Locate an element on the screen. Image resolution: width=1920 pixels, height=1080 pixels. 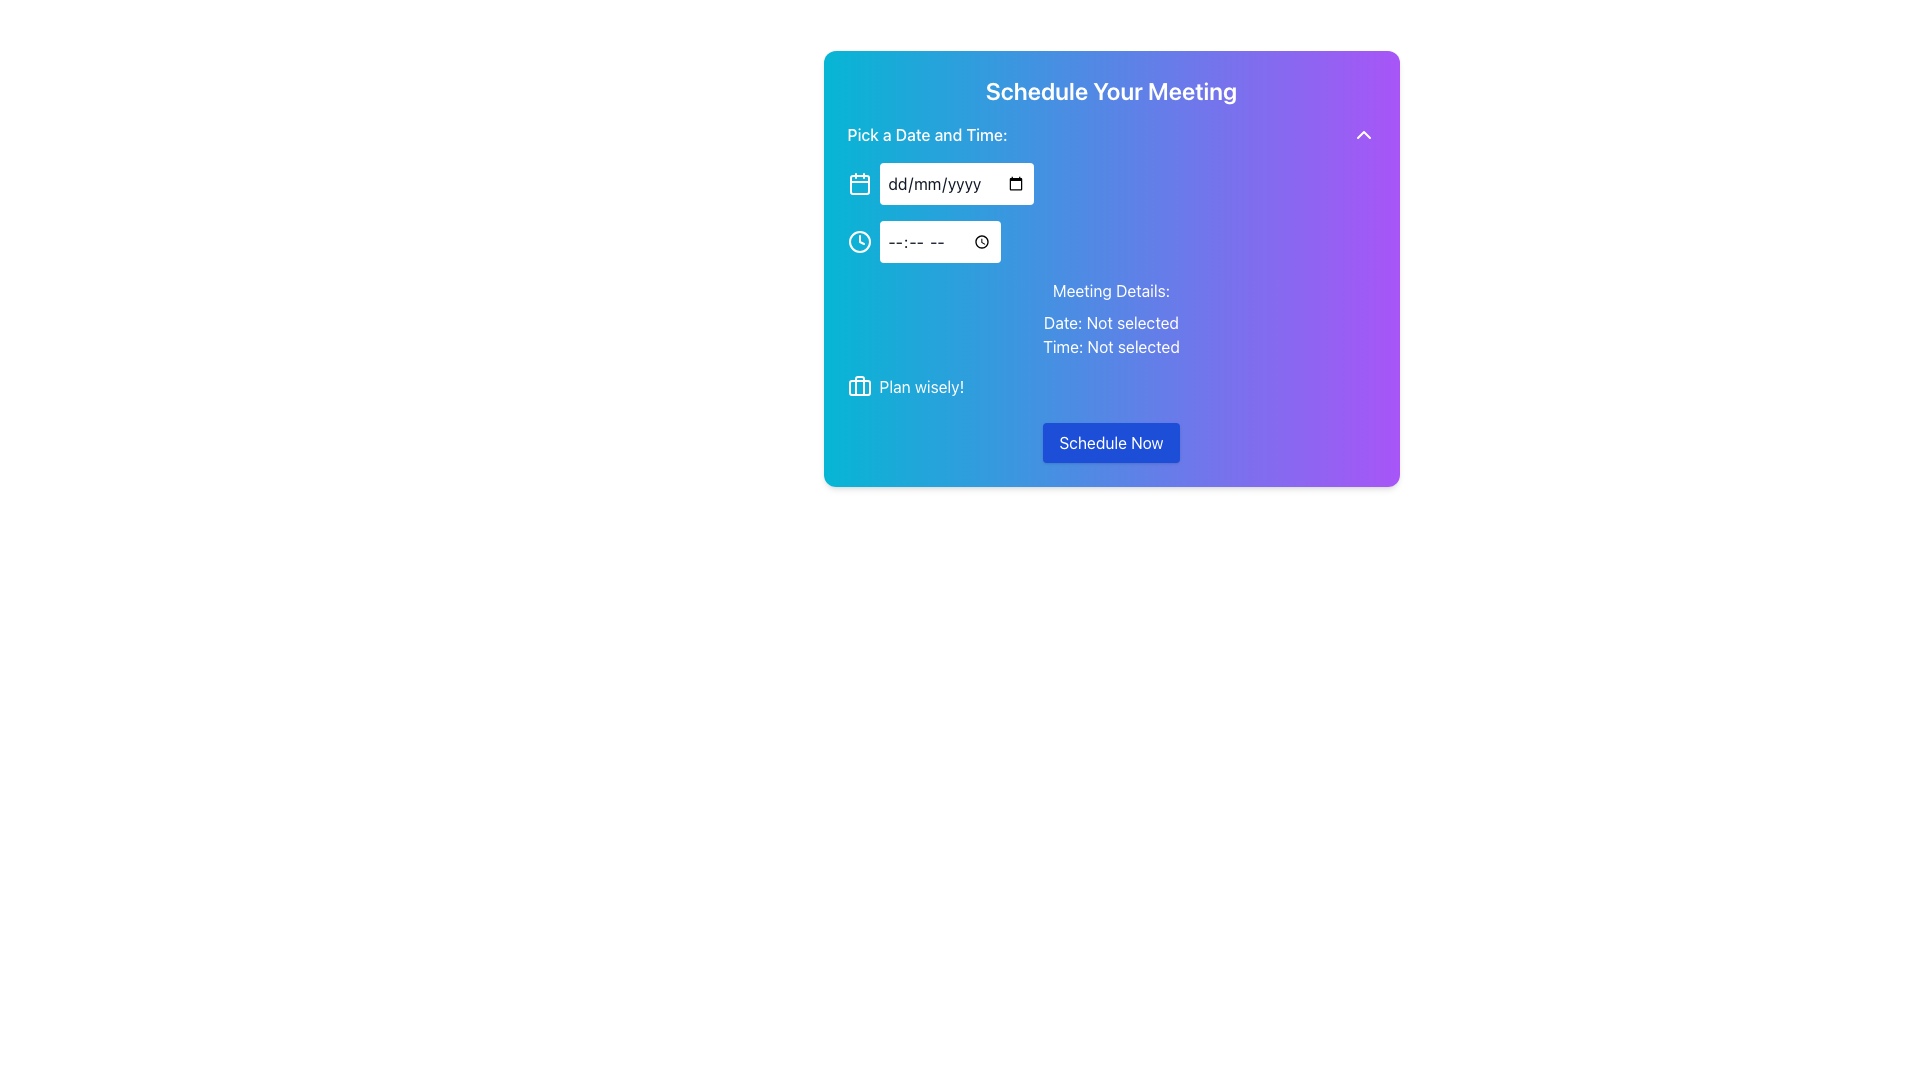
the vertical line segment of the briefcase icon, which is part of the SVG element with a class 'lucide-briefcase', located to the left of the text 'Plan wisely!' is located at coordinates (859, 385).